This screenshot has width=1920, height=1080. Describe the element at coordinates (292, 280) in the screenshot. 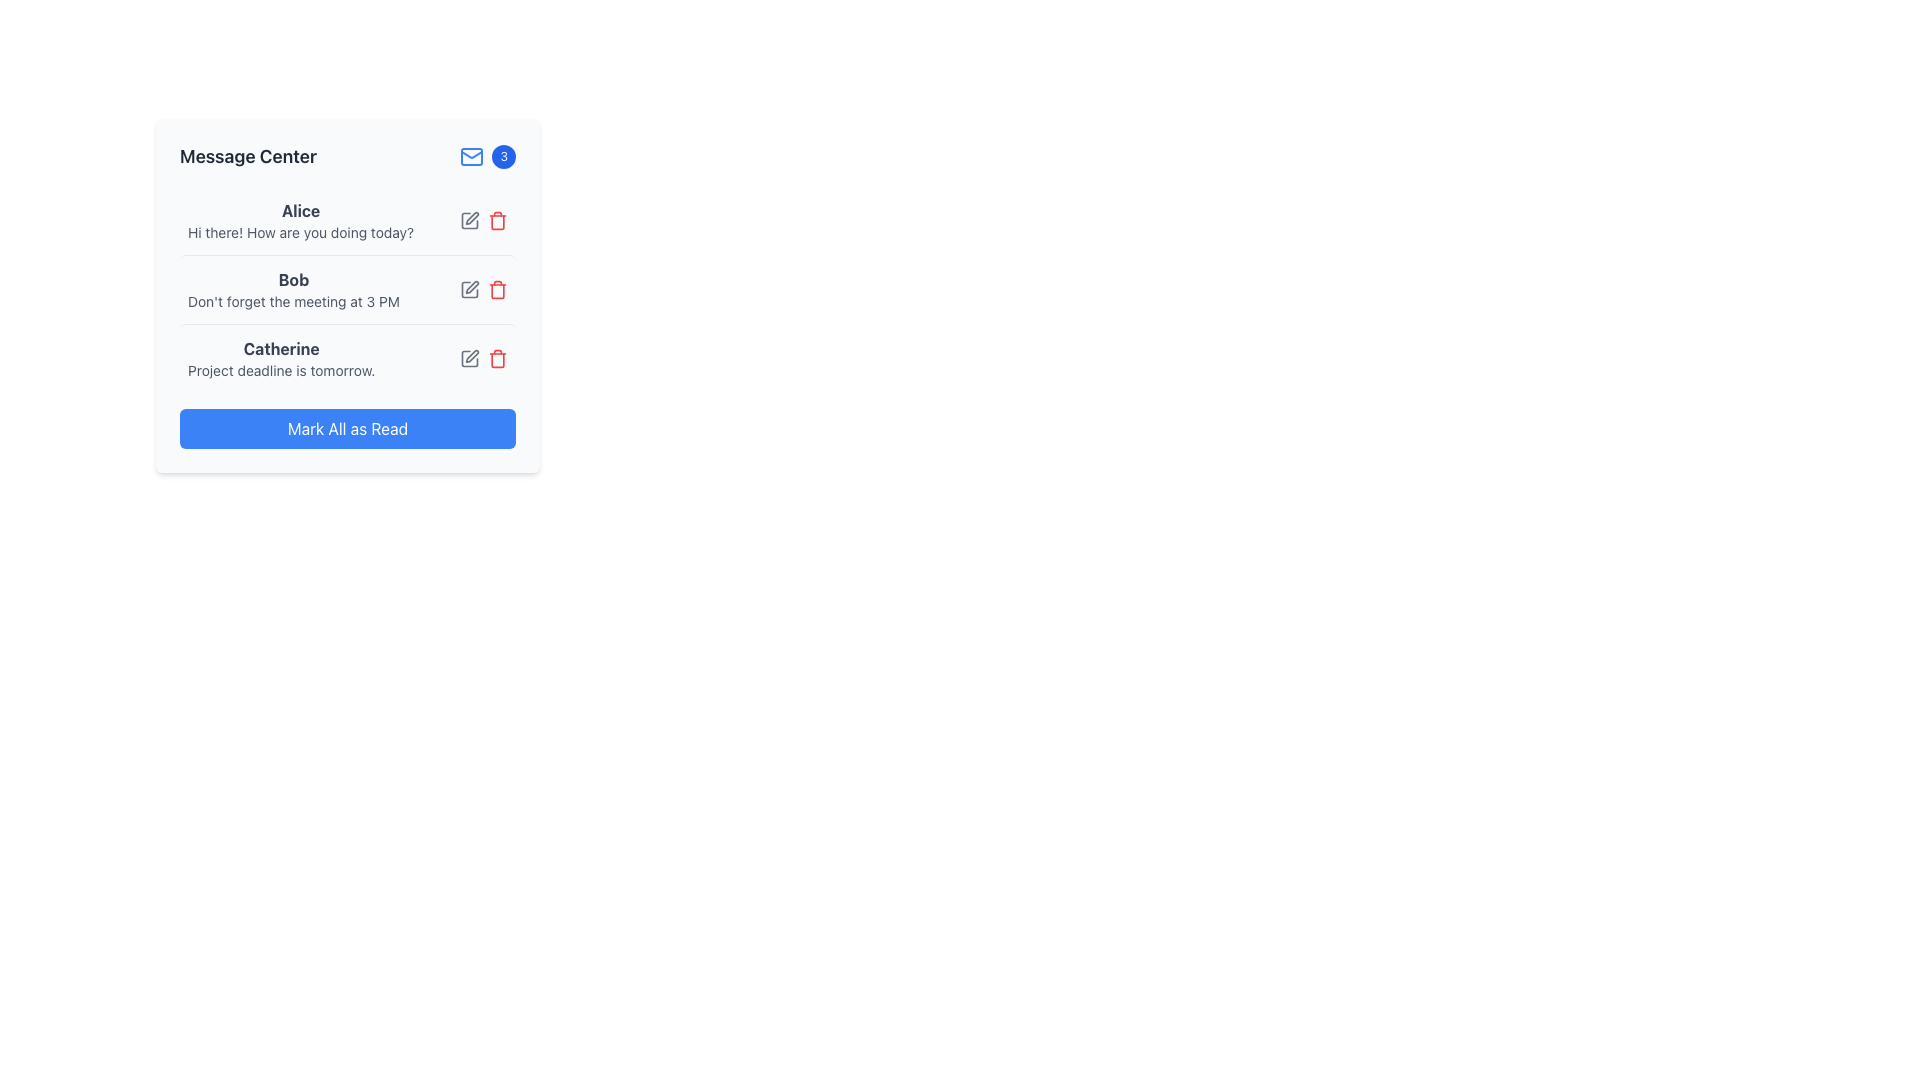

I see `the bold text label reading 'Bob' within the notification card, which is styled with a larger font size and gray color, located in the second notification section` at that location.